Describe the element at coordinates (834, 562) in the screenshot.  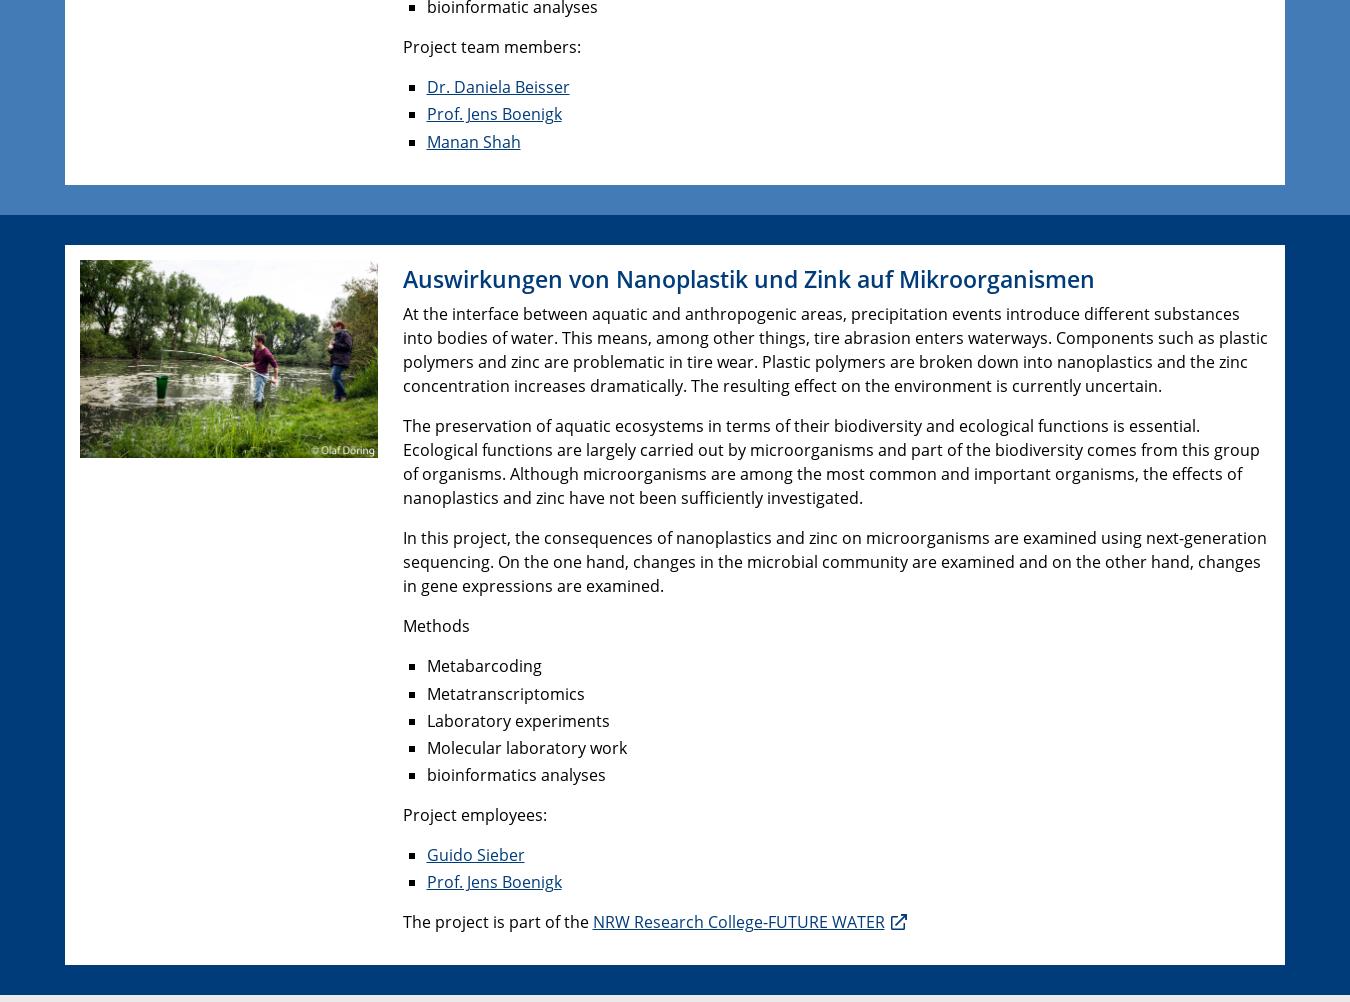
I see `'In this project, the consequences of nanoplastics and zinc on microorganisms are examined using next-generation sequencing. On the one hand, changes in the microbial community are examined and on the other hand, changes in gene expressions are examined.'` at that location.